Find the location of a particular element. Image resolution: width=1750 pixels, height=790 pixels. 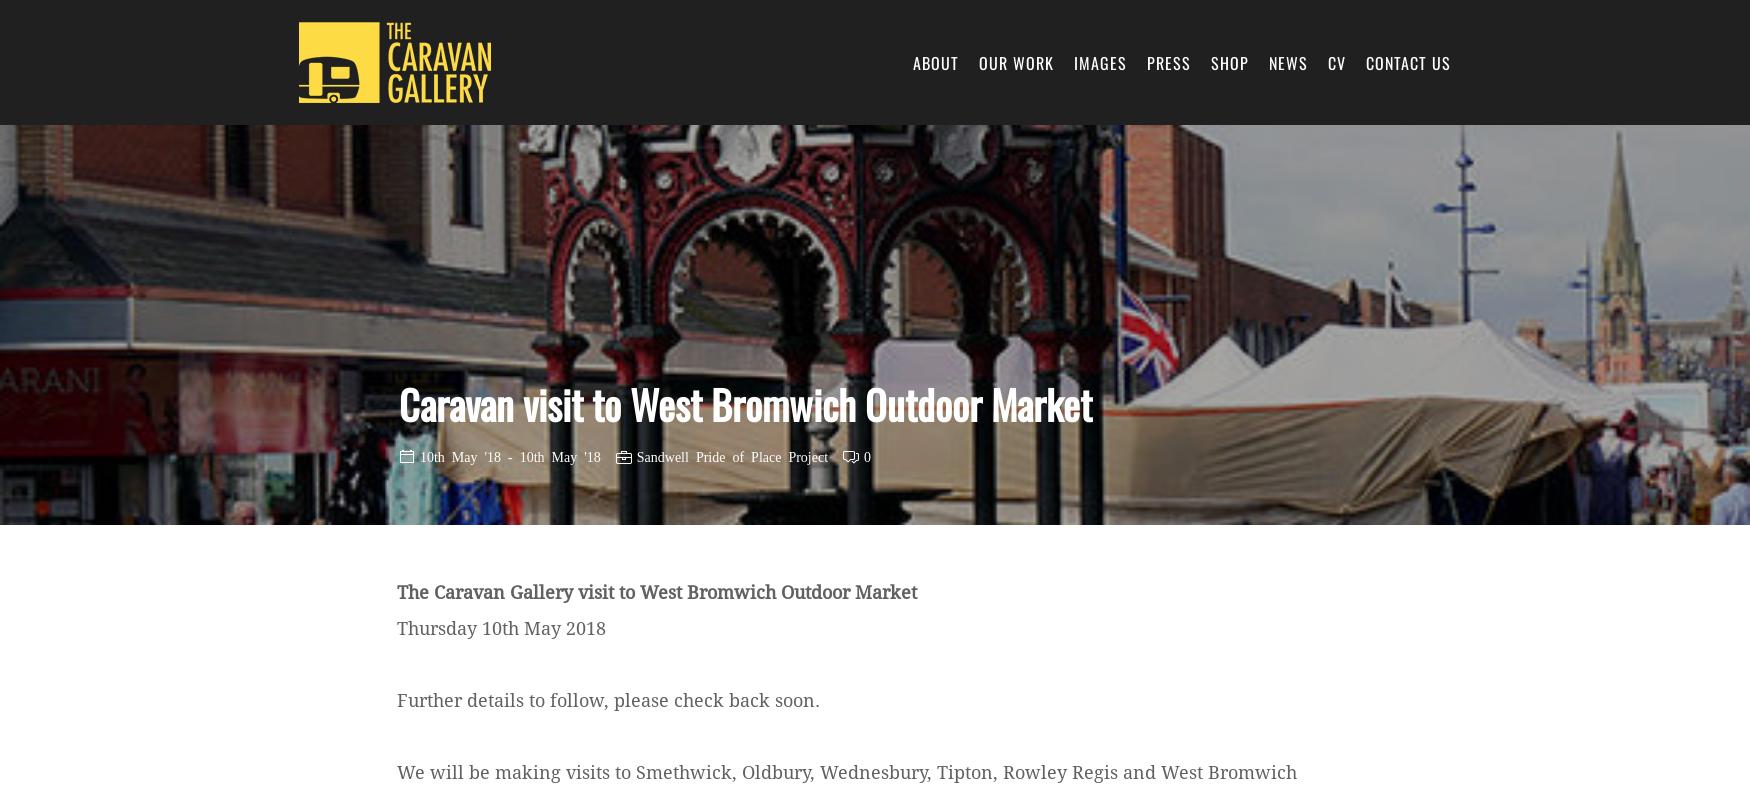

'Press' is located at coordinates (1145, 61).